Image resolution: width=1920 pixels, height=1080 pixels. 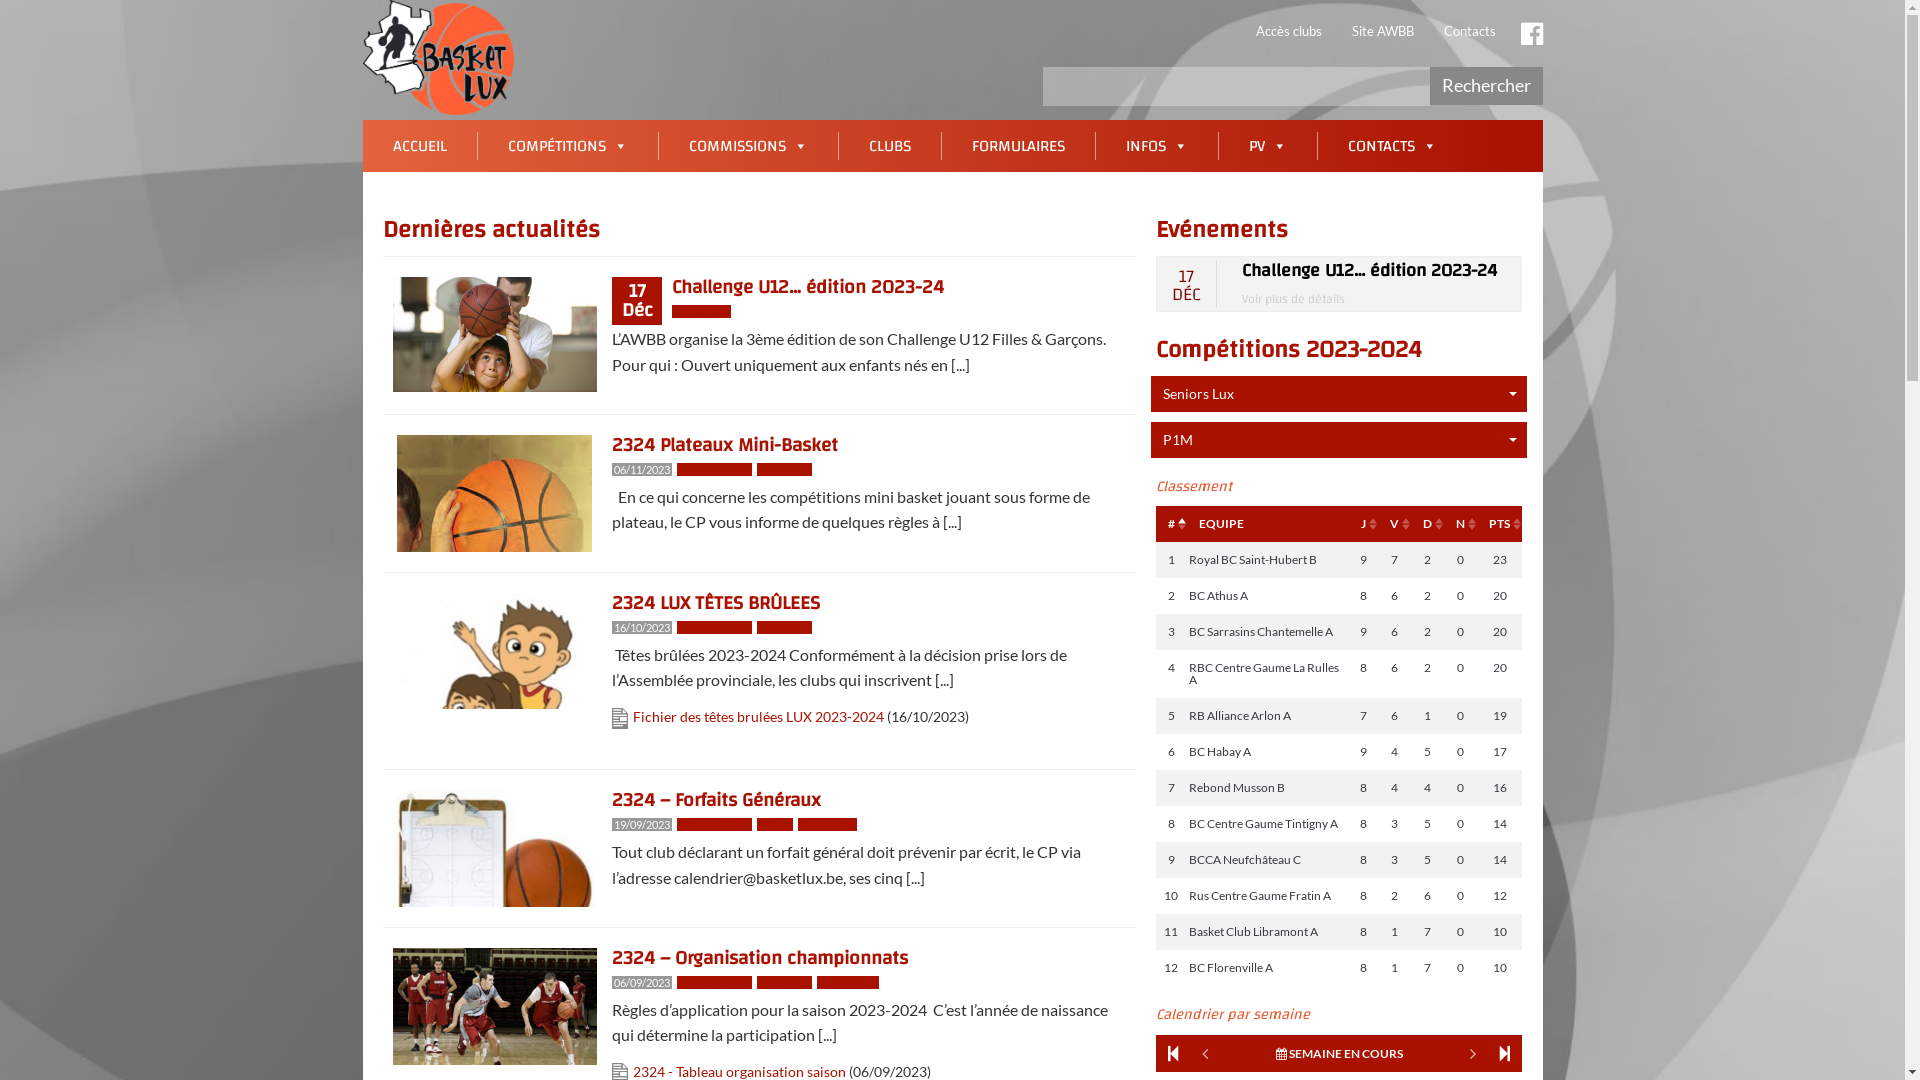 What do you see at coordinates (1486, 84) in the screenshot?
I see `'Rechercher'` at bounding box center [1486, 84].